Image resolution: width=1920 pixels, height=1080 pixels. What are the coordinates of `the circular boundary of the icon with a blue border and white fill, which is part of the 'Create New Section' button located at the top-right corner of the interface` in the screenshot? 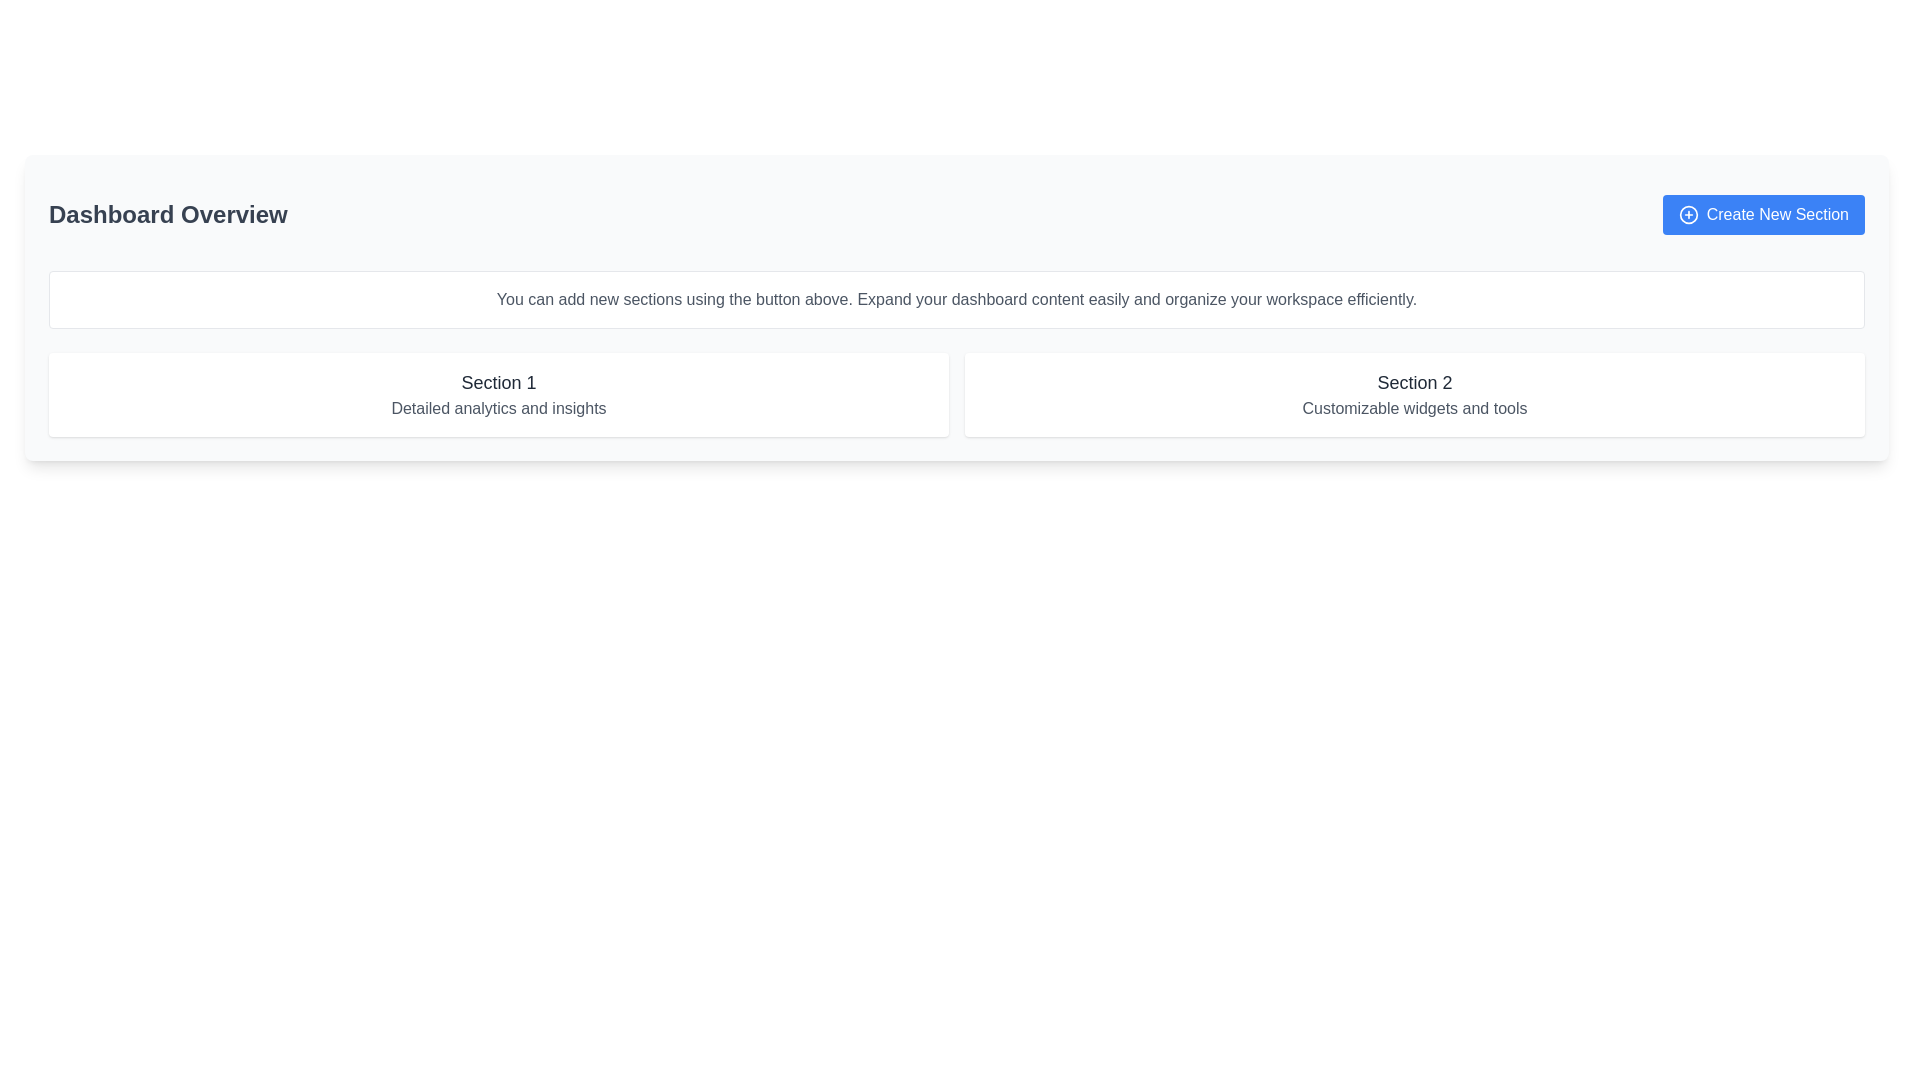 It's located at (1687, 215).